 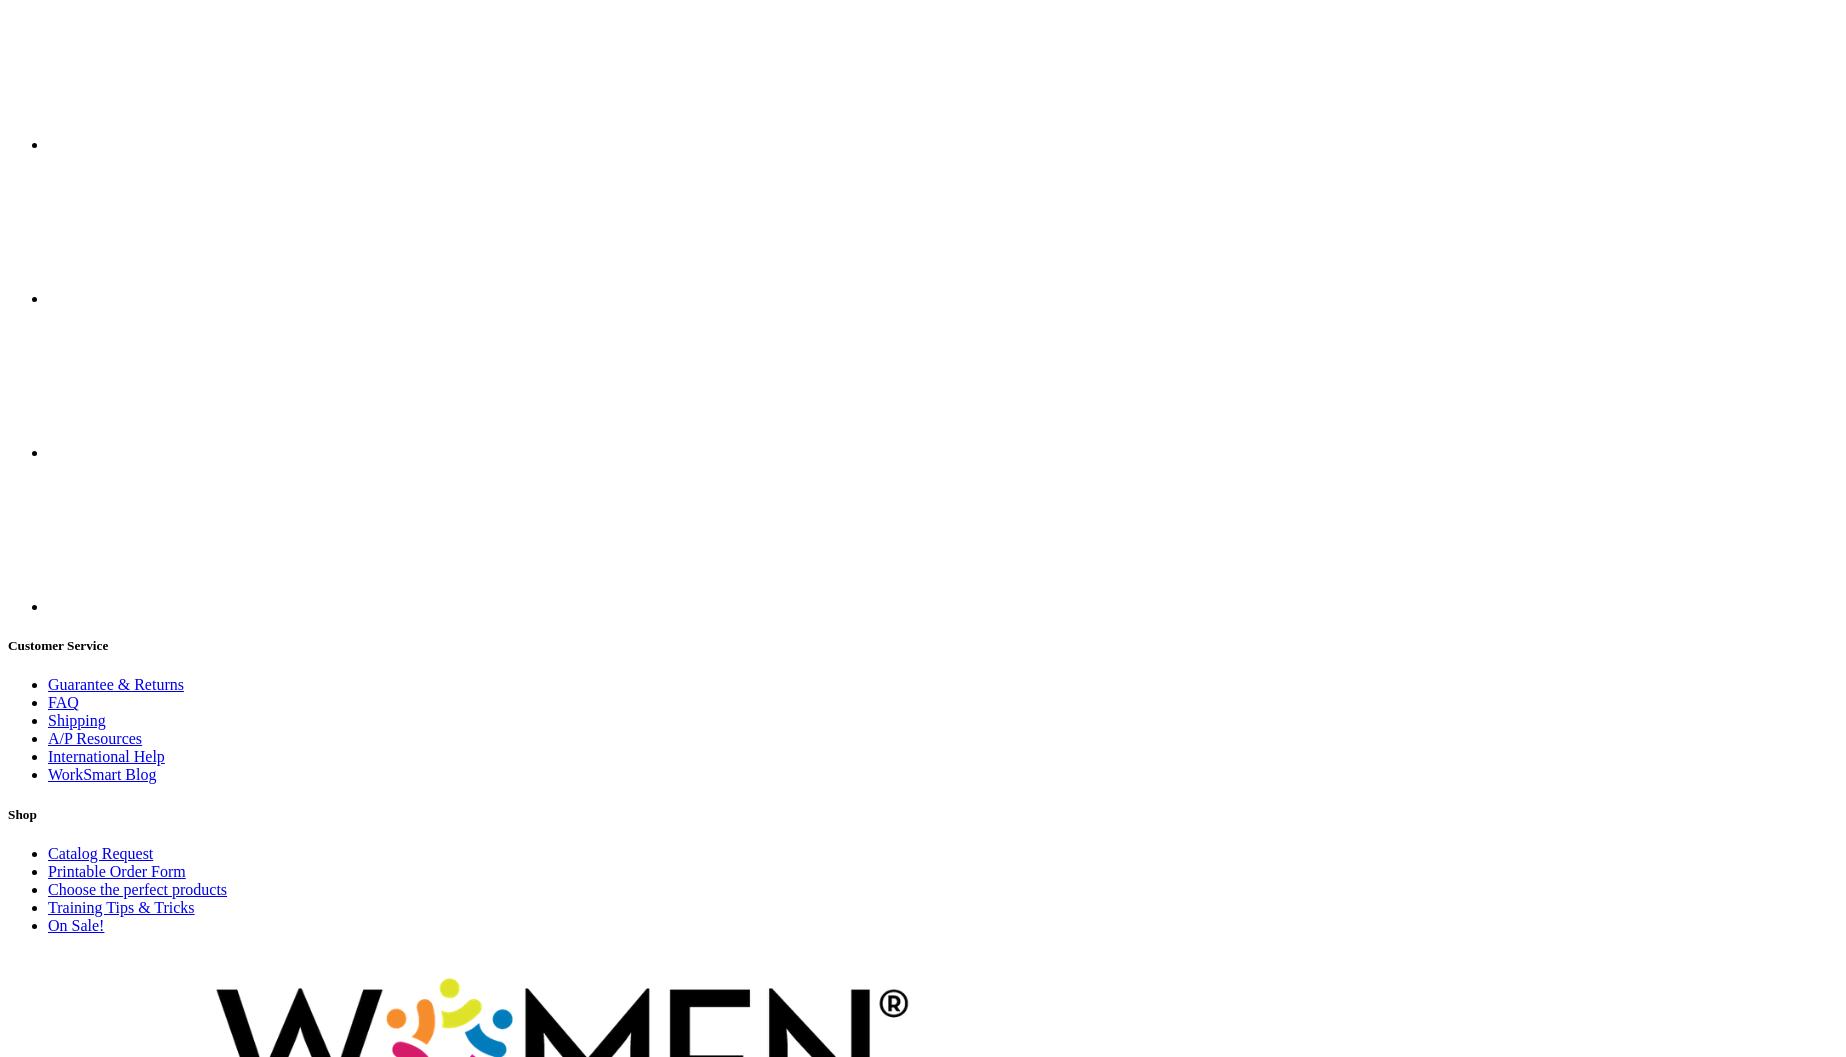 What do you see at coordinates (7, 645) in the screenshot?
I see `'Customer Service'` at bounding box center [7, 645].